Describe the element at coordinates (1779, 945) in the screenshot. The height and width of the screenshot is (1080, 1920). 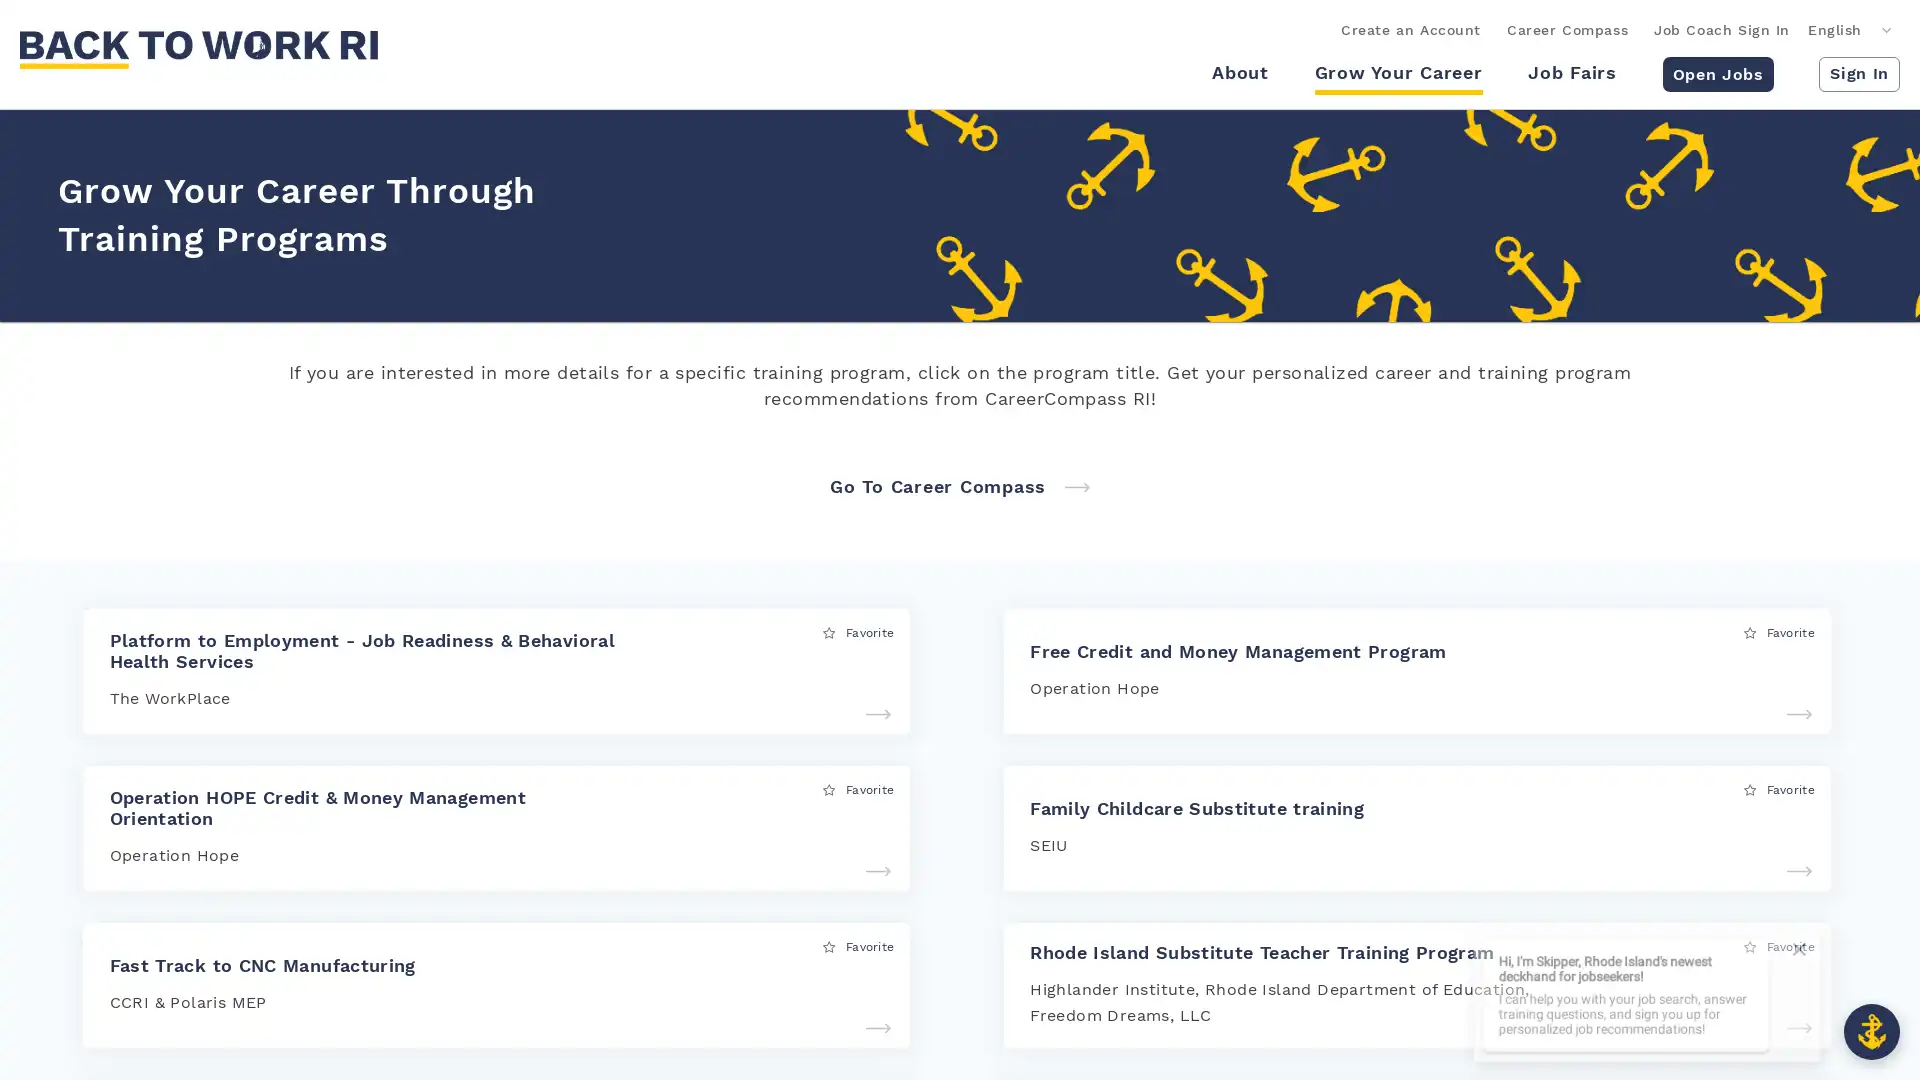
I see `not favorite Favorite` at that location.